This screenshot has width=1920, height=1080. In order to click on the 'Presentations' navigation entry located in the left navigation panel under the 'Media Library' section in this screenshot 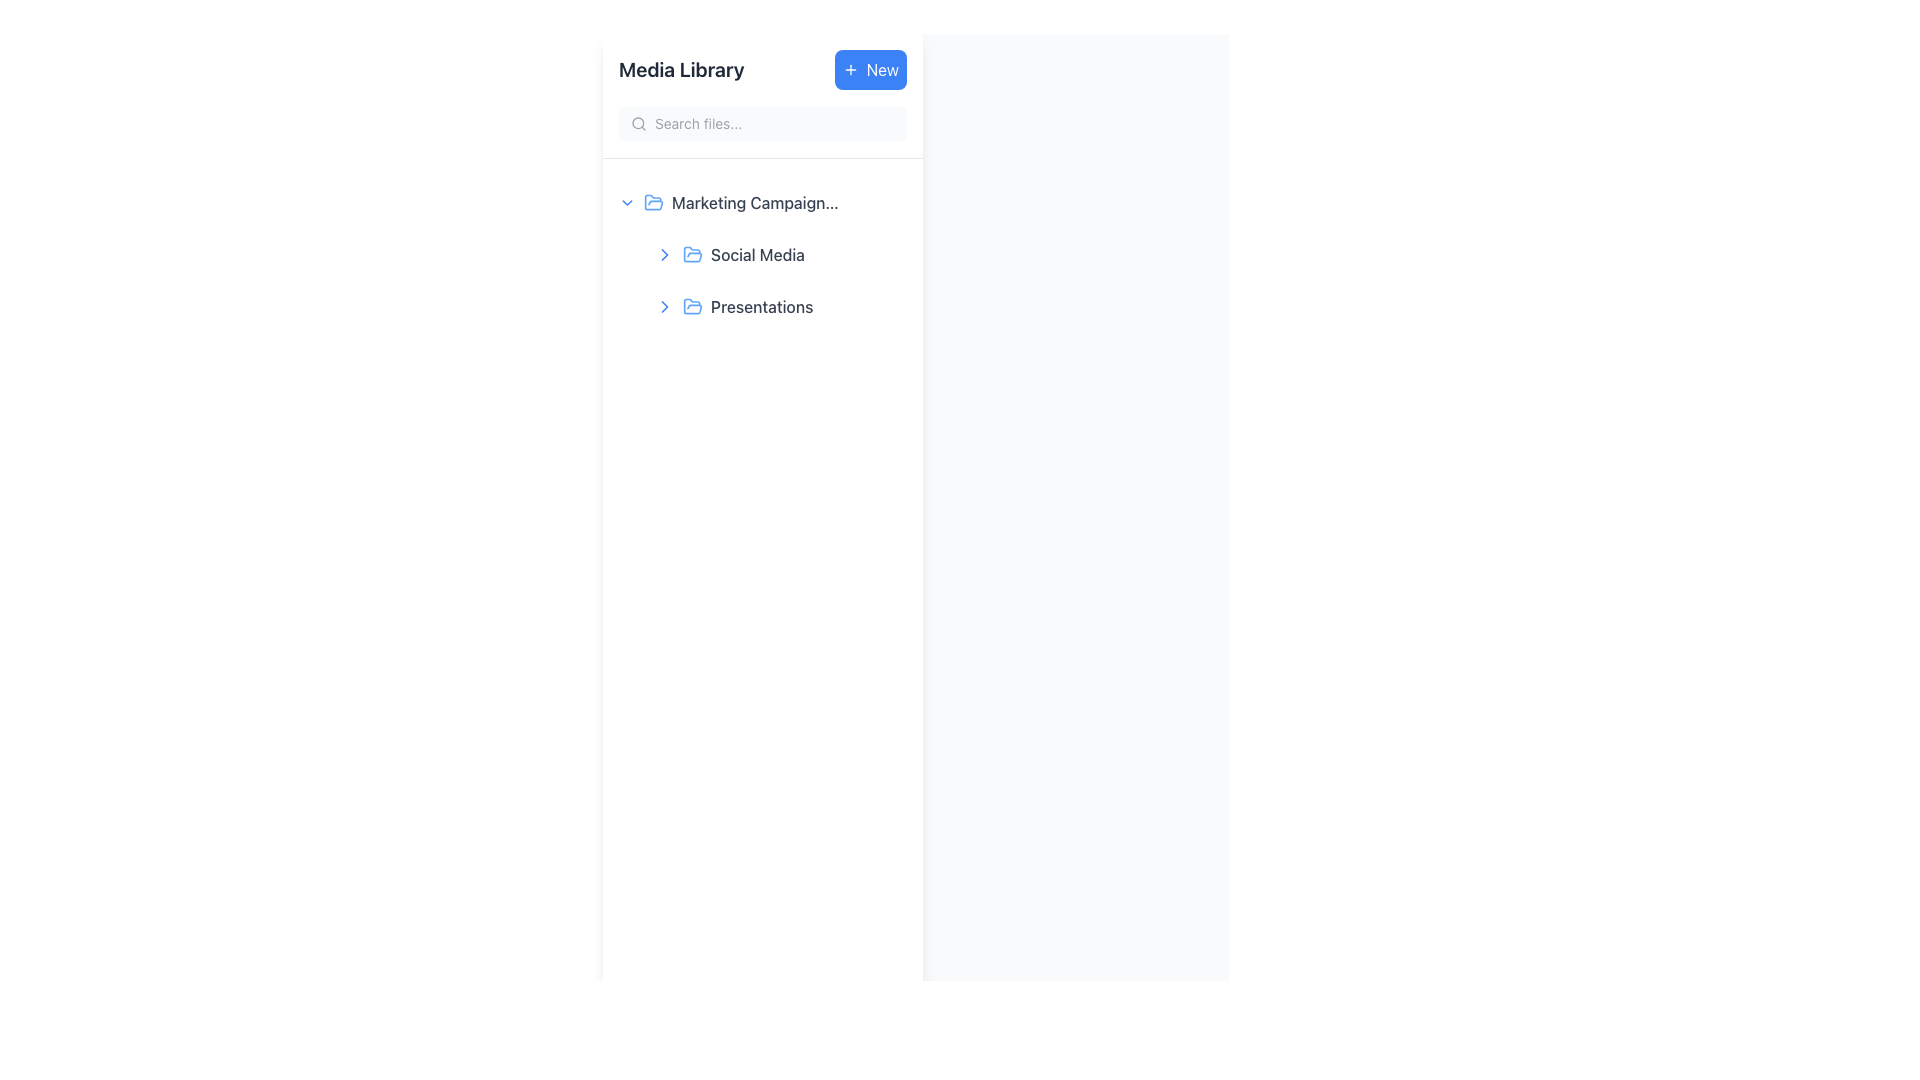, I will do `click(770, 307)`.